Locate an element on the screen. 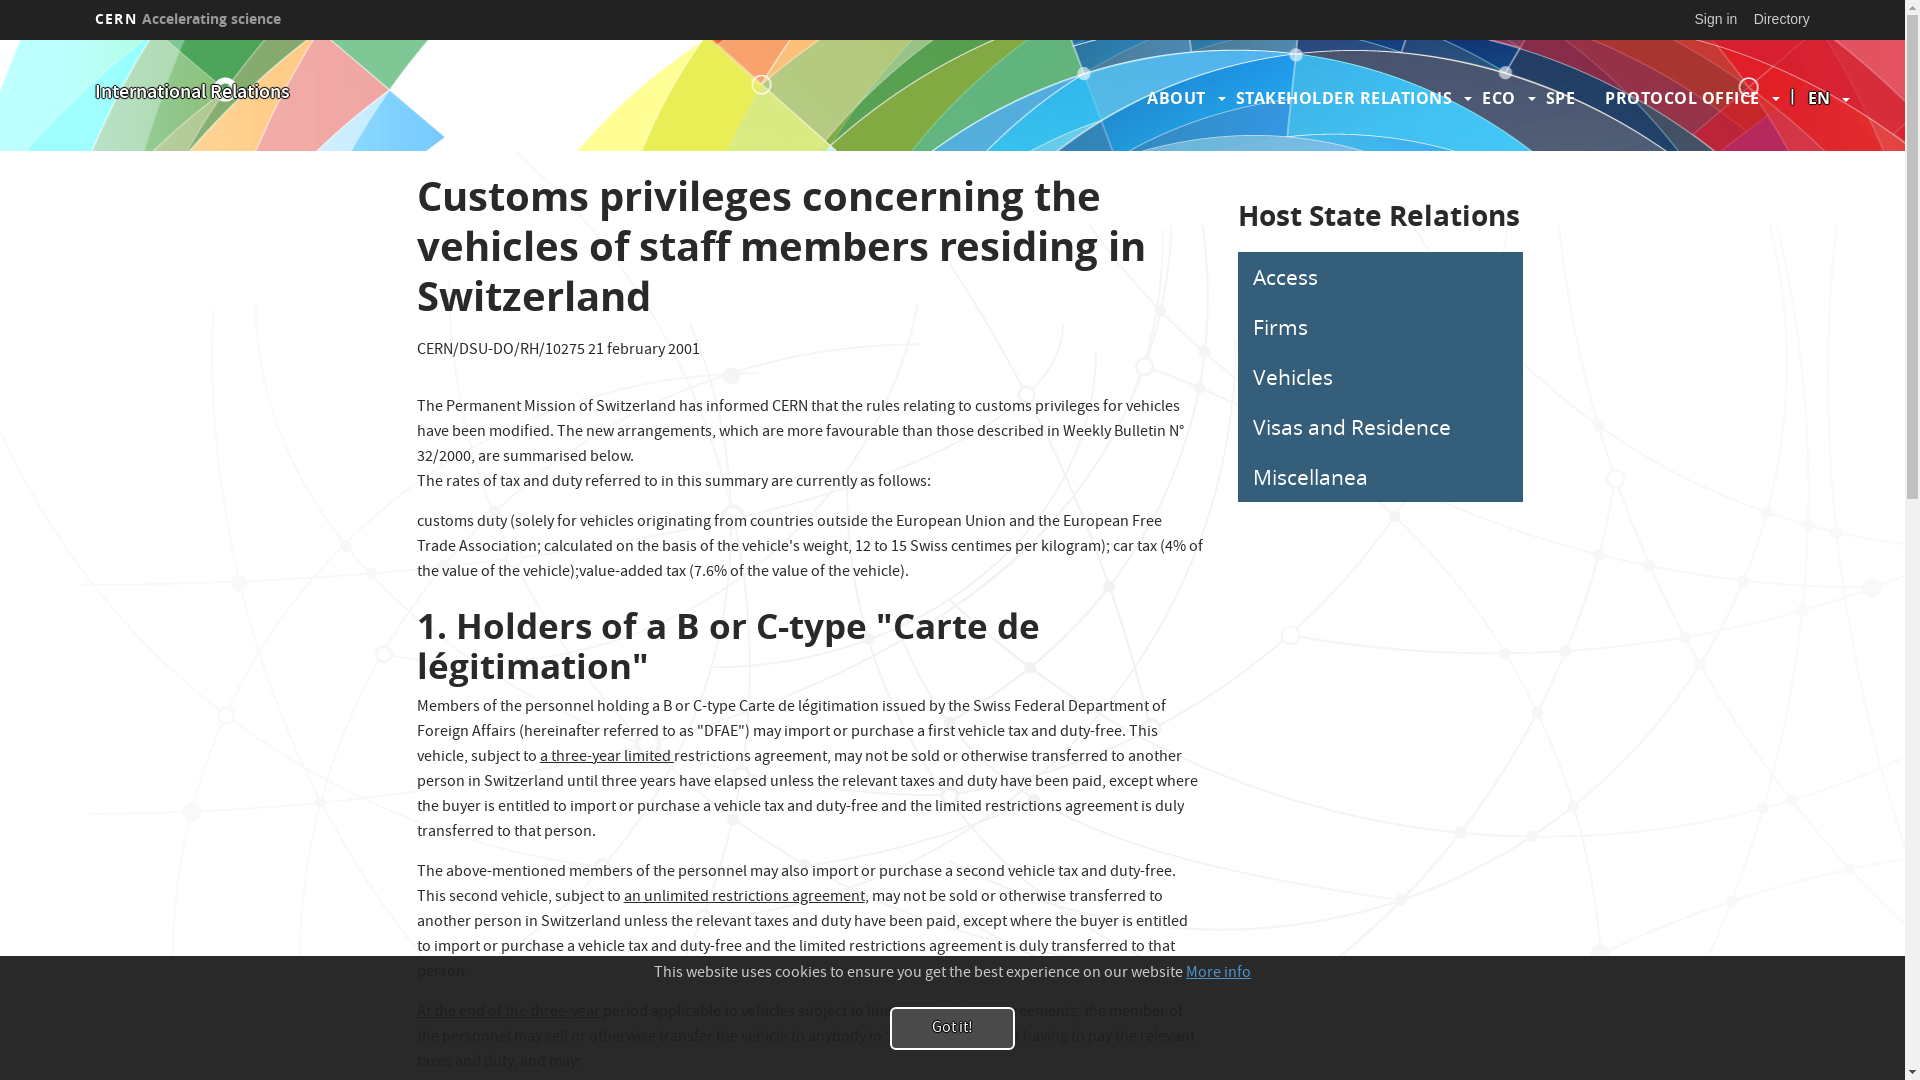  'Miscellanea' is located at coordinates (1379, 477).